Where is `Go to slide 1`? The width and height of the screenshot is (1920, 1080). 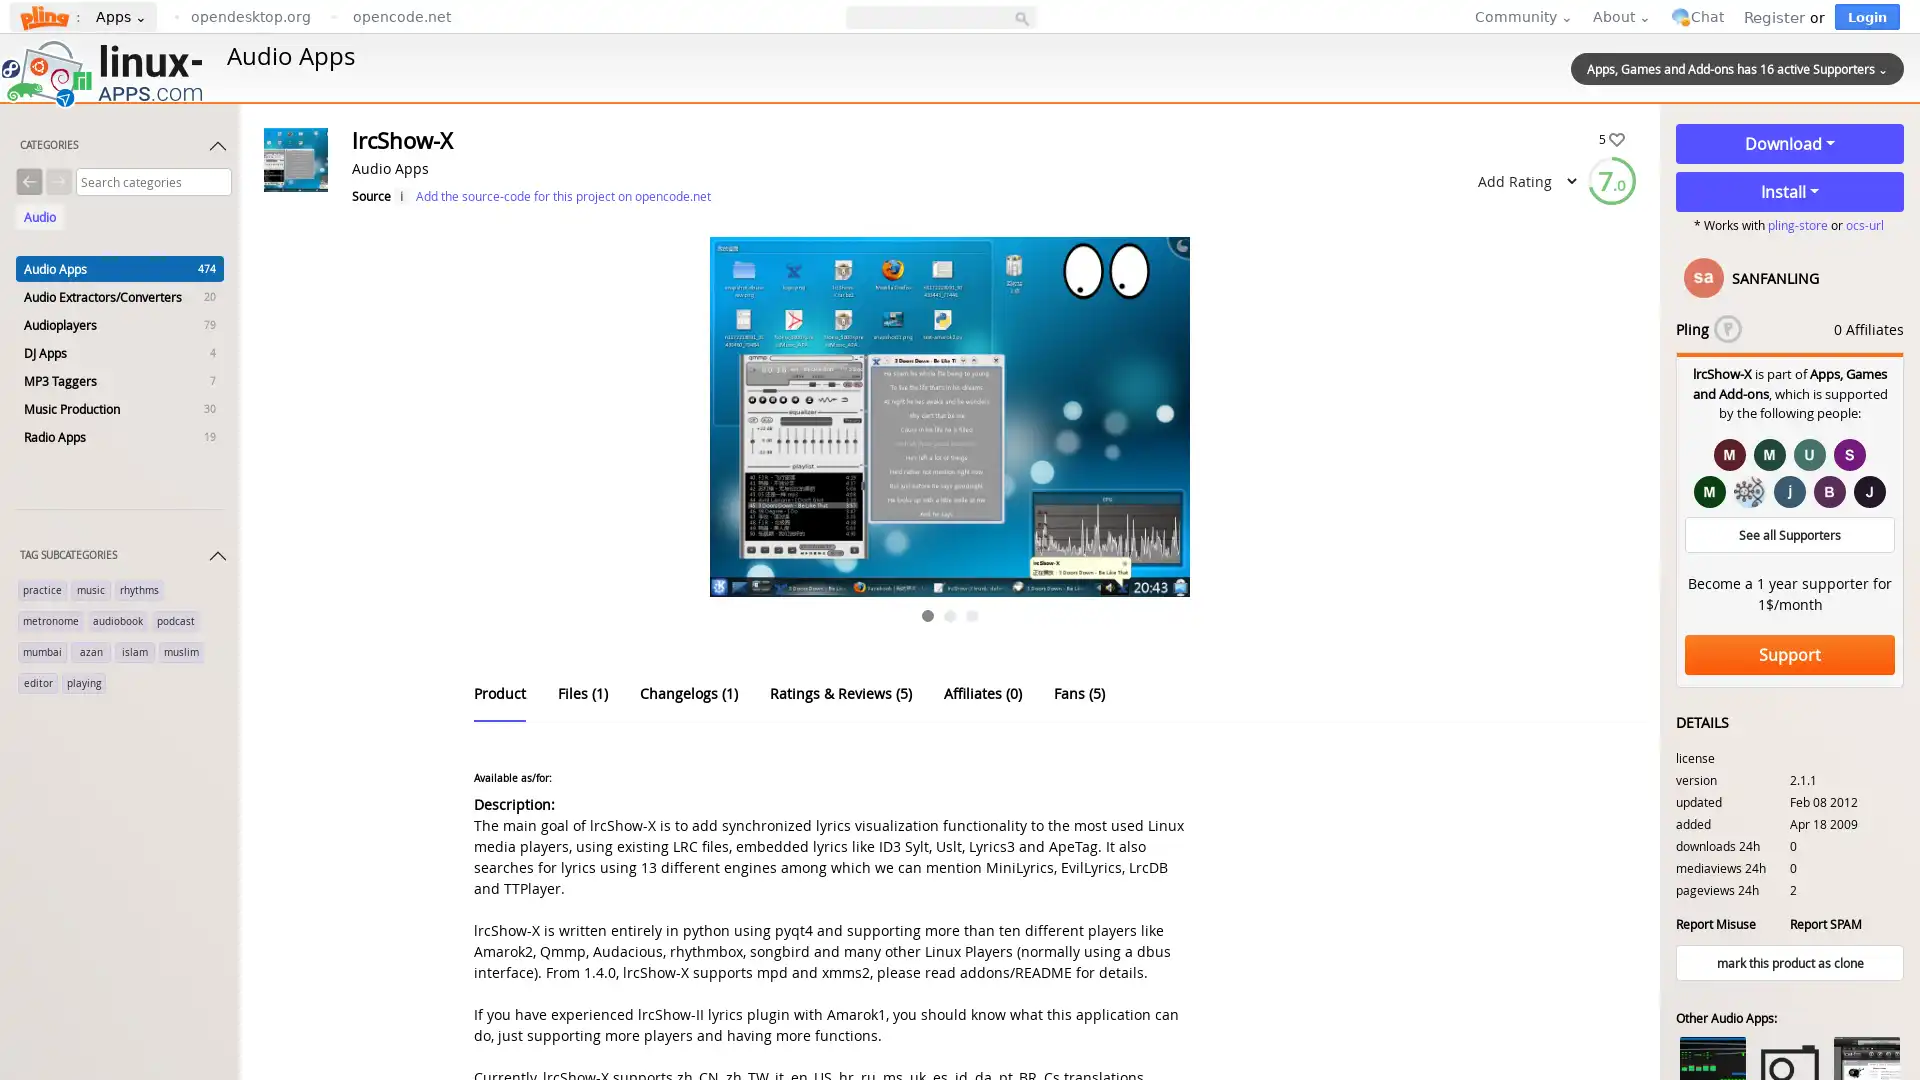
Go to slide 1 is located at coordinates (926, 615).